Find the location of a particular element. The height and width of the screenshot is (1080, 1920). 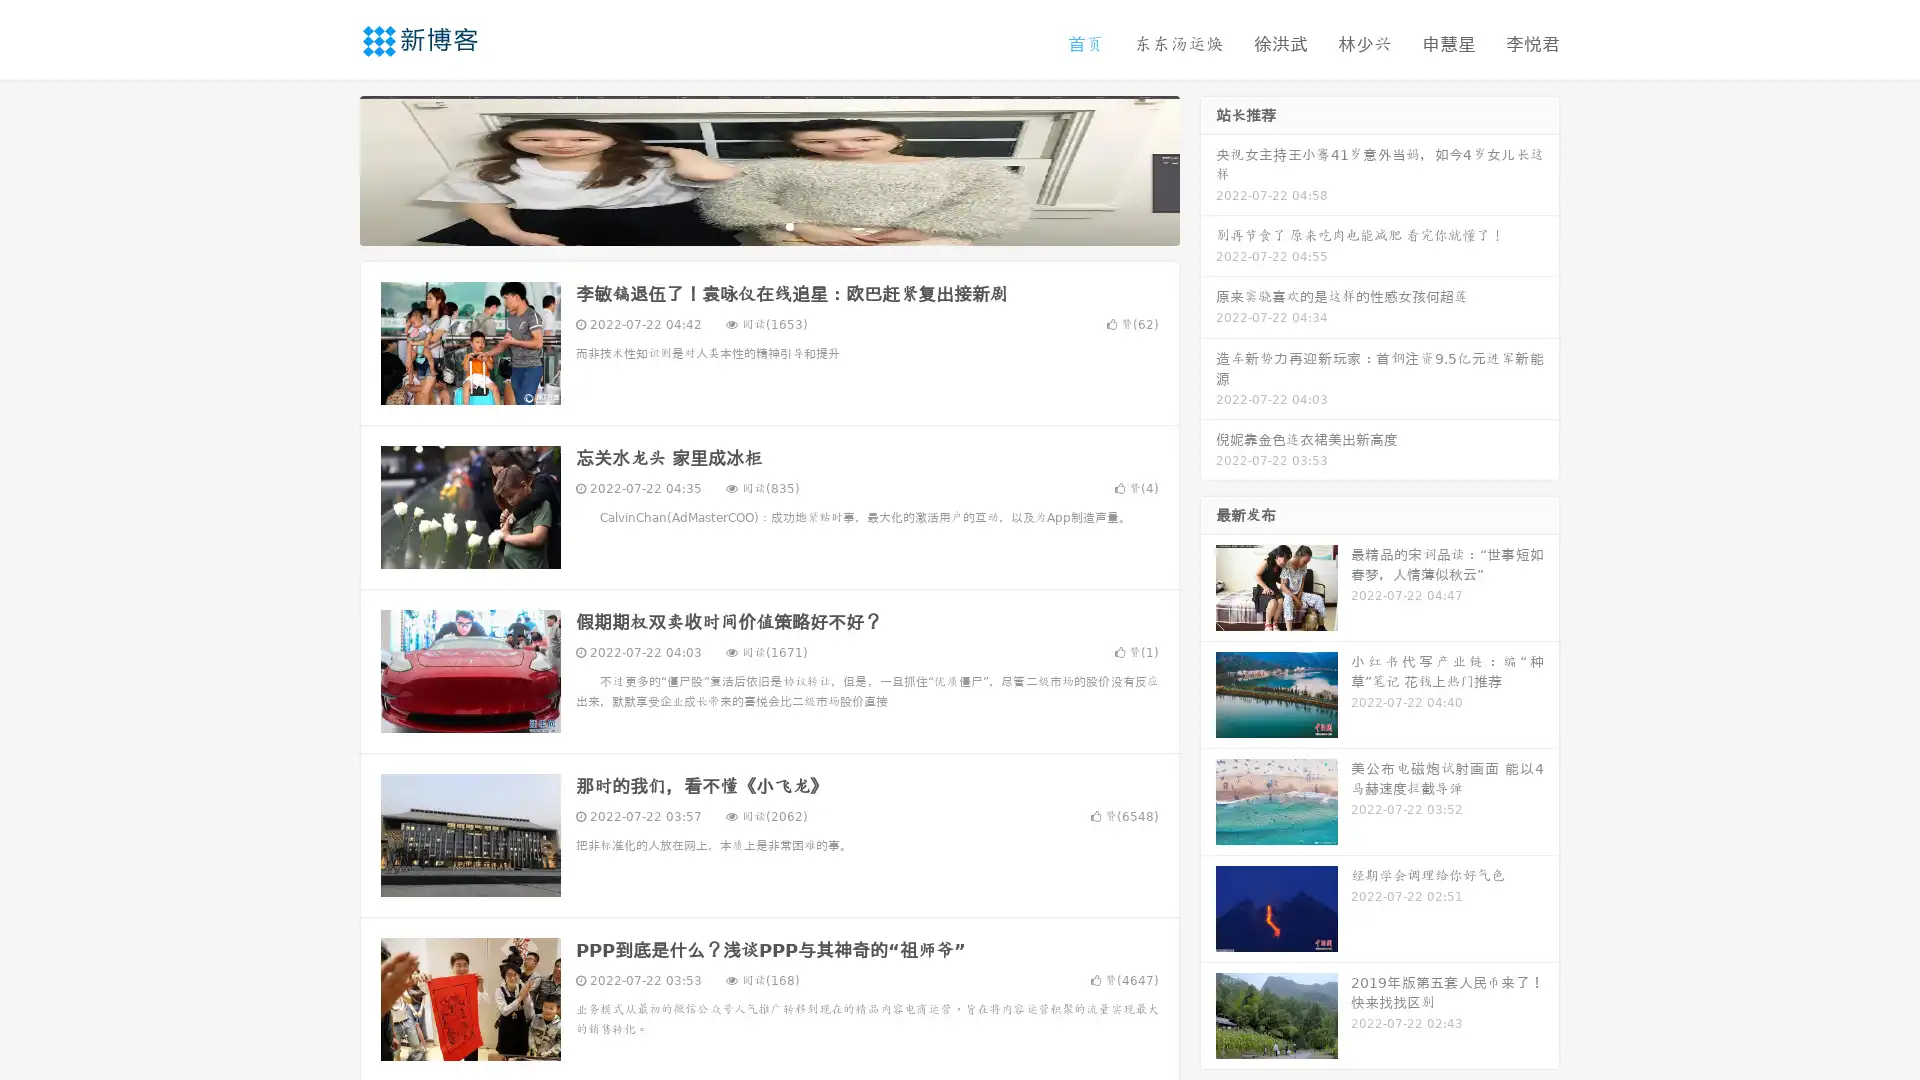

Go to slide 1 is located at coordinates (748, 225).